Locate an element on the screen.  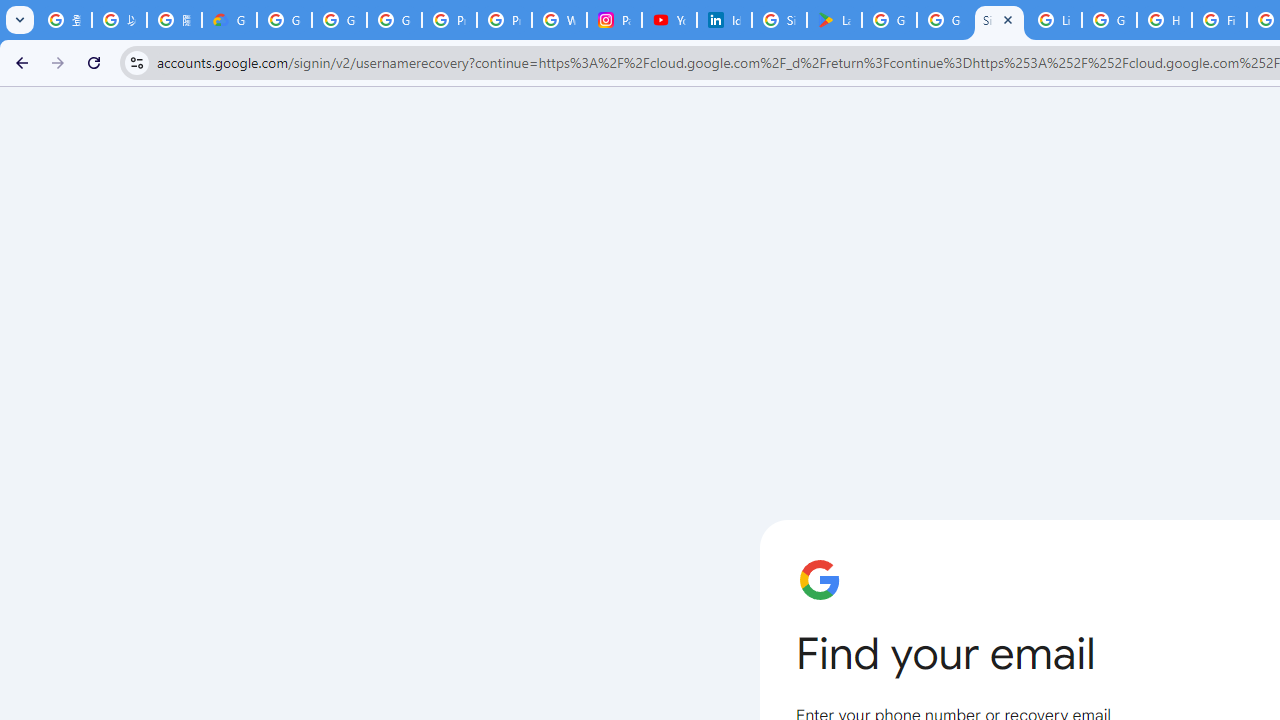
'YouTube Culture & Trends - On The Rise: Handcam Videos' is located at coordinates (670, 20).